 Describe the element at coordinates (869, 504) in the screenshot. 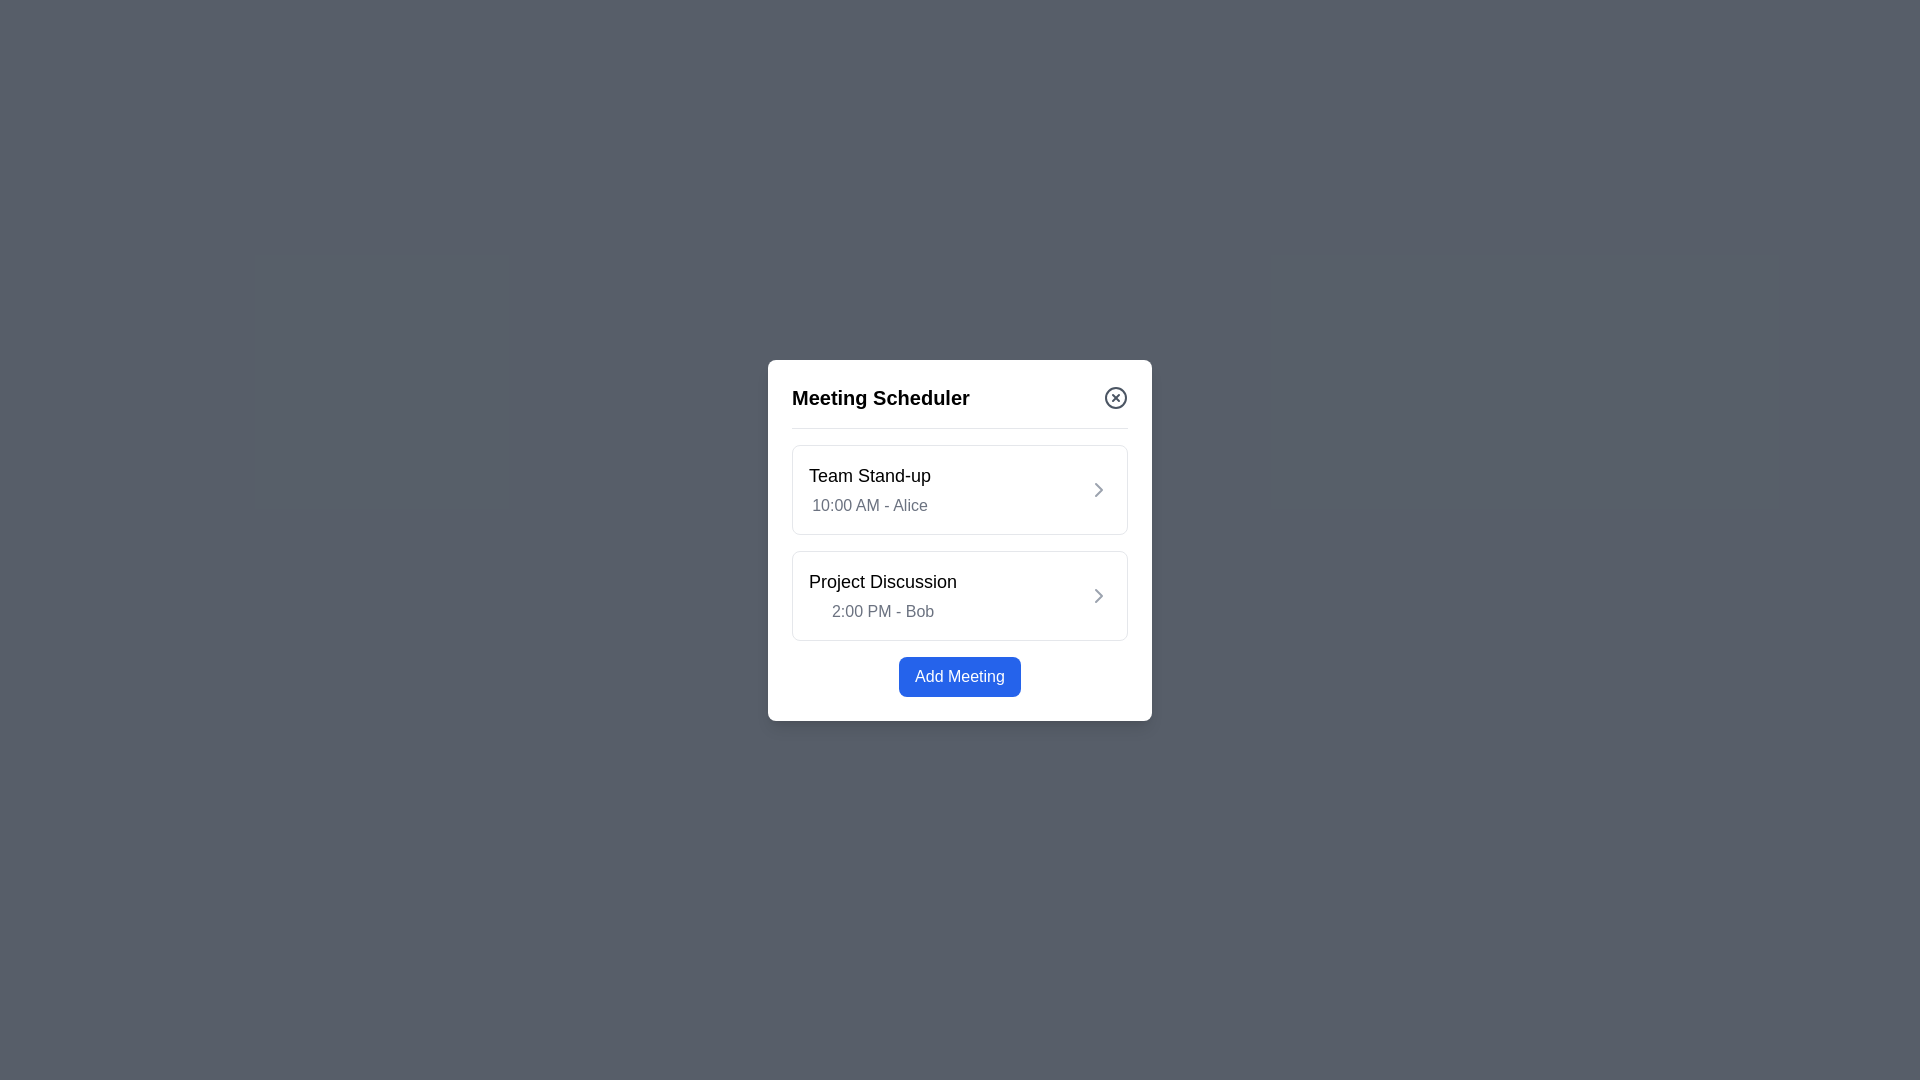

I see `the Text label providing details about the meeting scheduled at 10:00 AM, hosted by Alice, located below the 'Team Stand-up' title in the 'Meeting Scheduler' modal` at that location.